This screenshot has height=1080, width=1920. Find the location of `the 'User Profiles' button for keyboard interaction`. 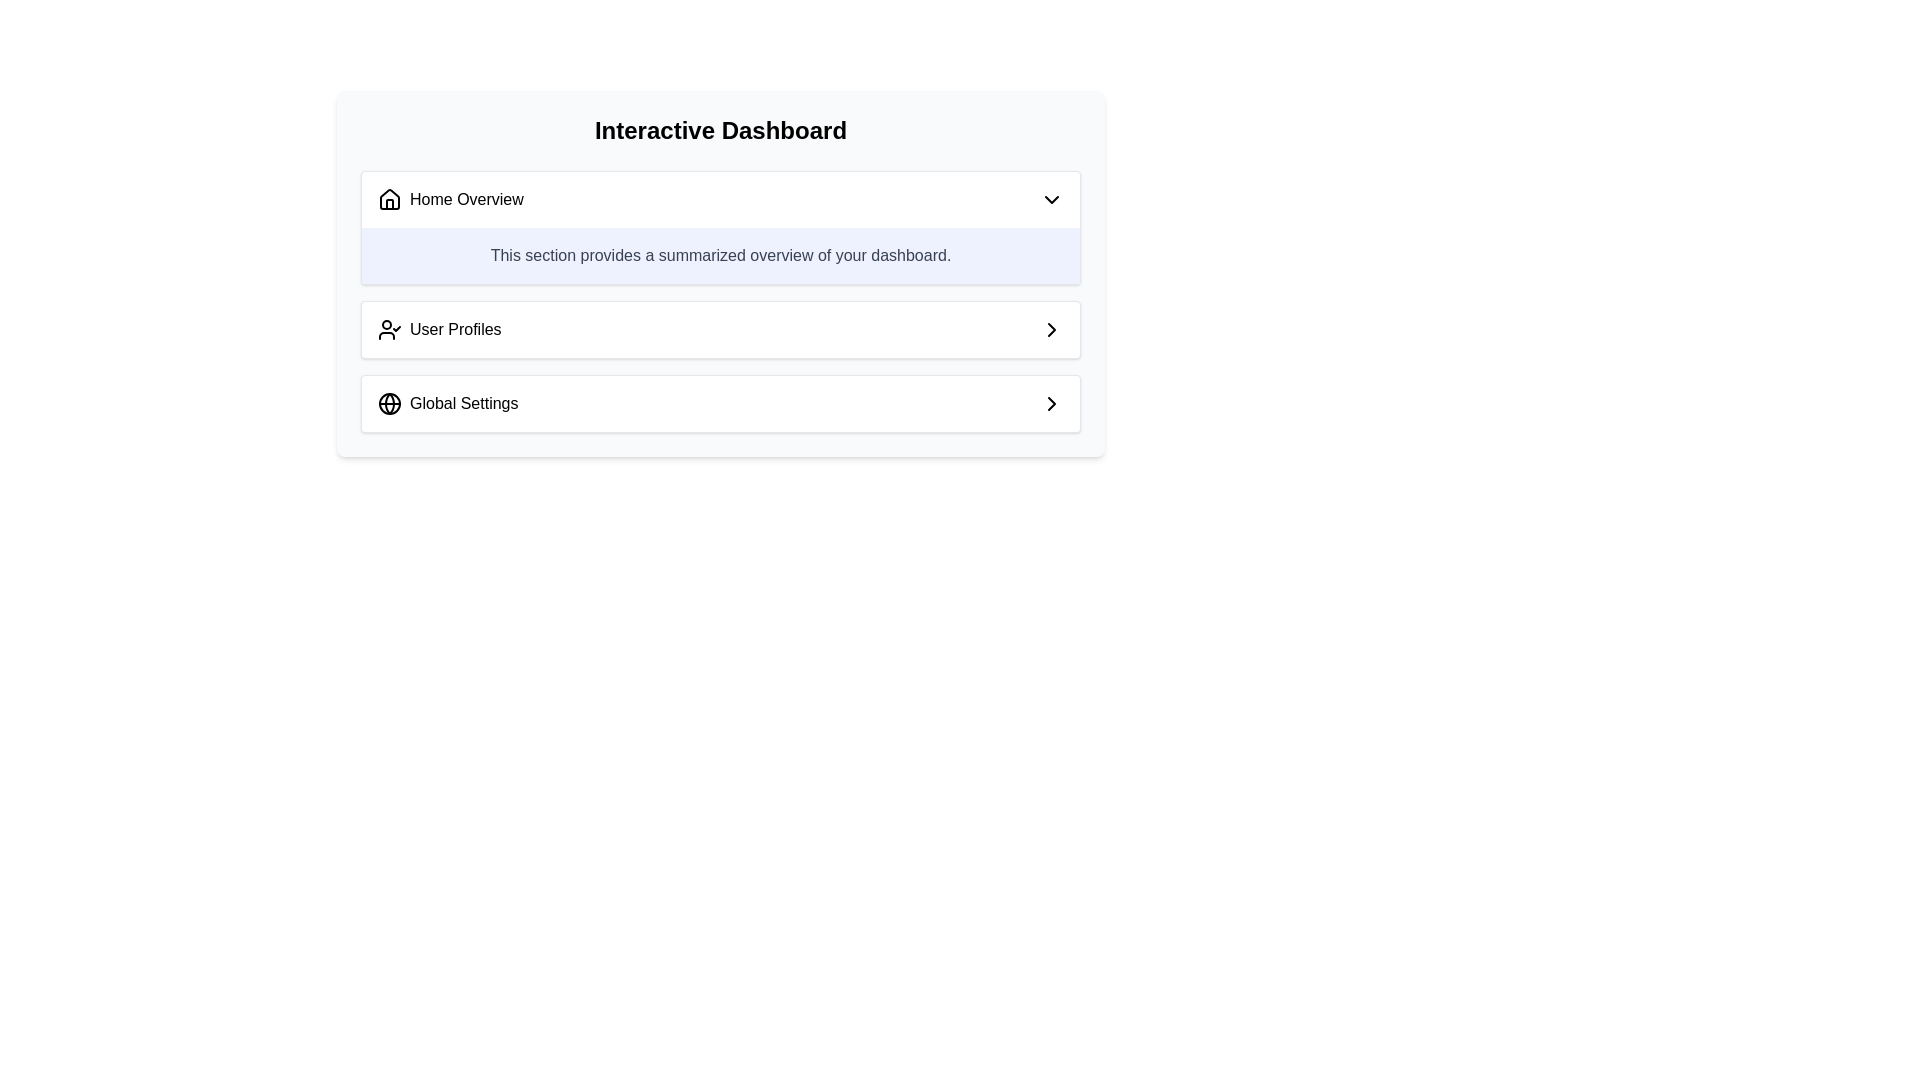

the 'User Profiles' button for keyboard interaction is located at coordinates (720, 329).